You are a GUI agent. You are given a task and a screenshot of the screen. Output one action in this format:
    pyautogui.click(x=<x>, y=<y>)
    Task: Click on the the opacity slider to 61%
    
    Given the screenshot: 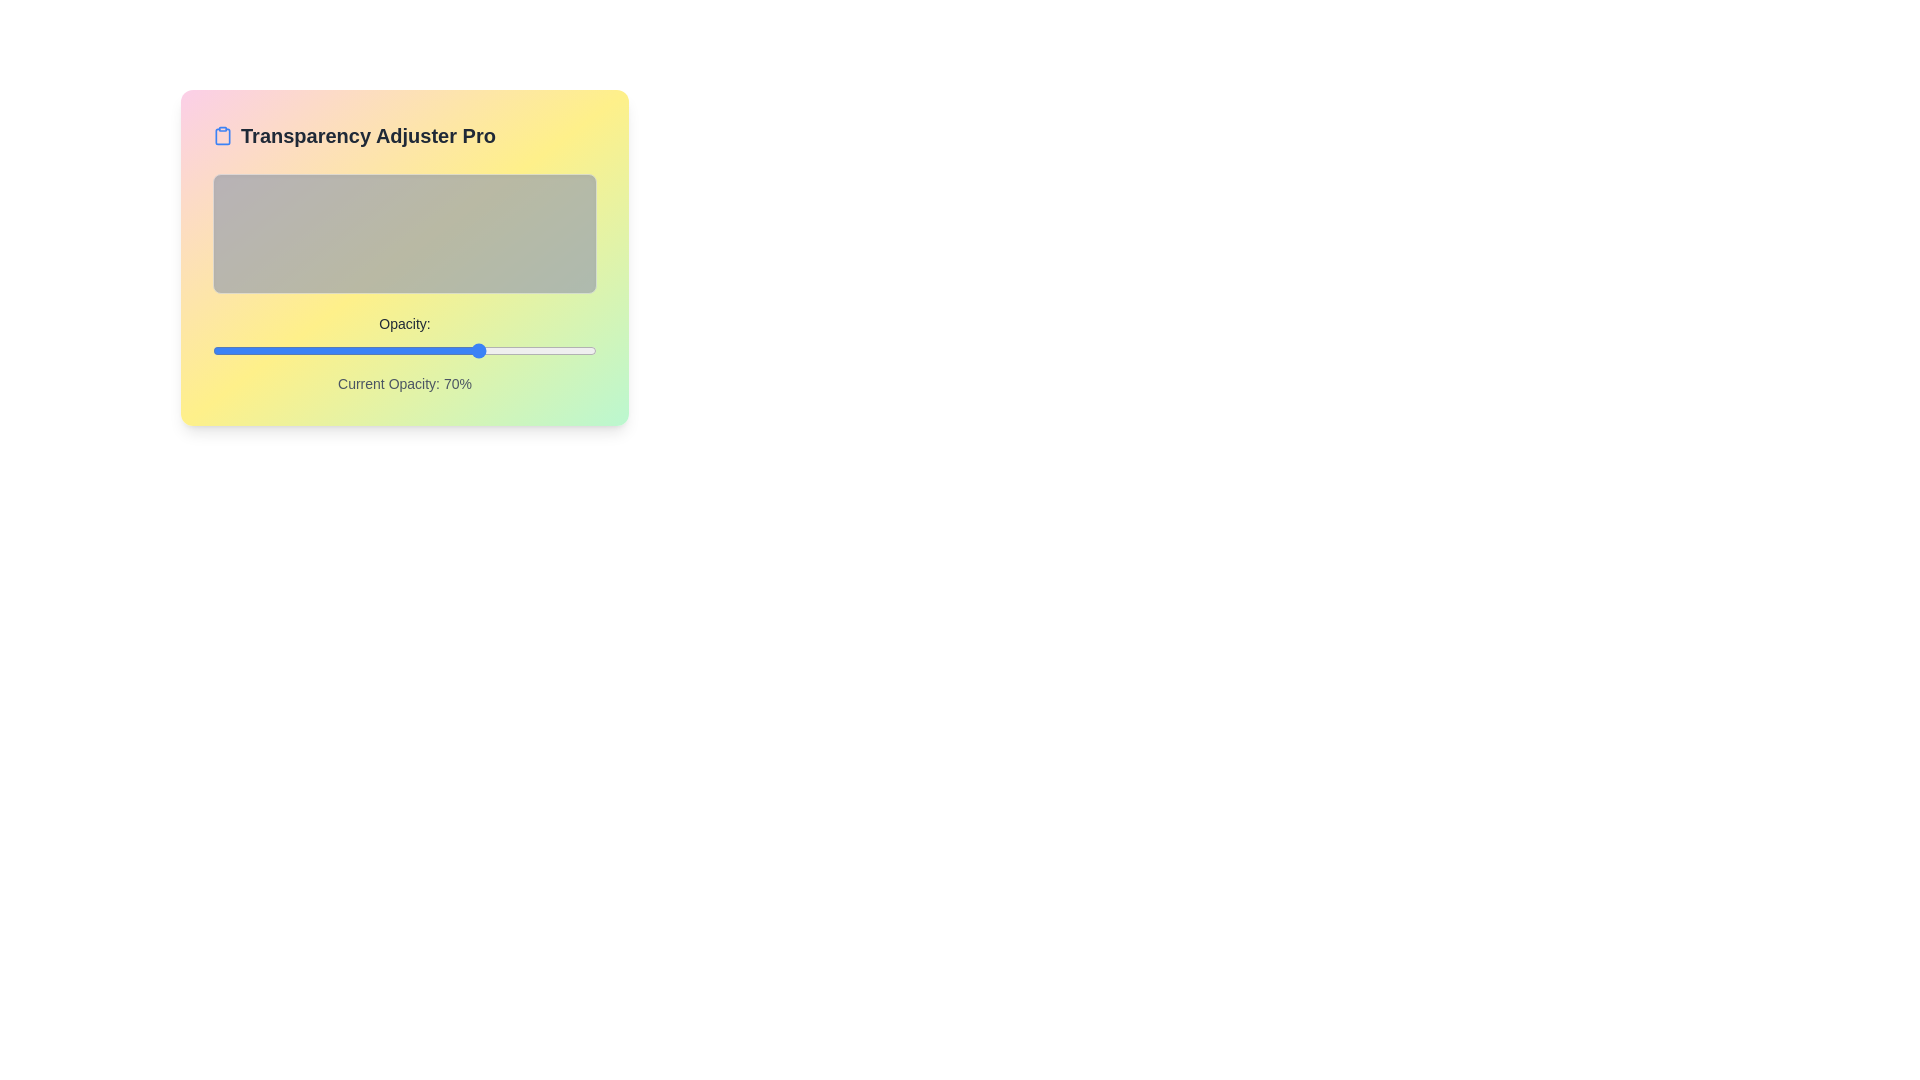 What is the action you would take?
    pyautogui.click(x=446, y=350)
    